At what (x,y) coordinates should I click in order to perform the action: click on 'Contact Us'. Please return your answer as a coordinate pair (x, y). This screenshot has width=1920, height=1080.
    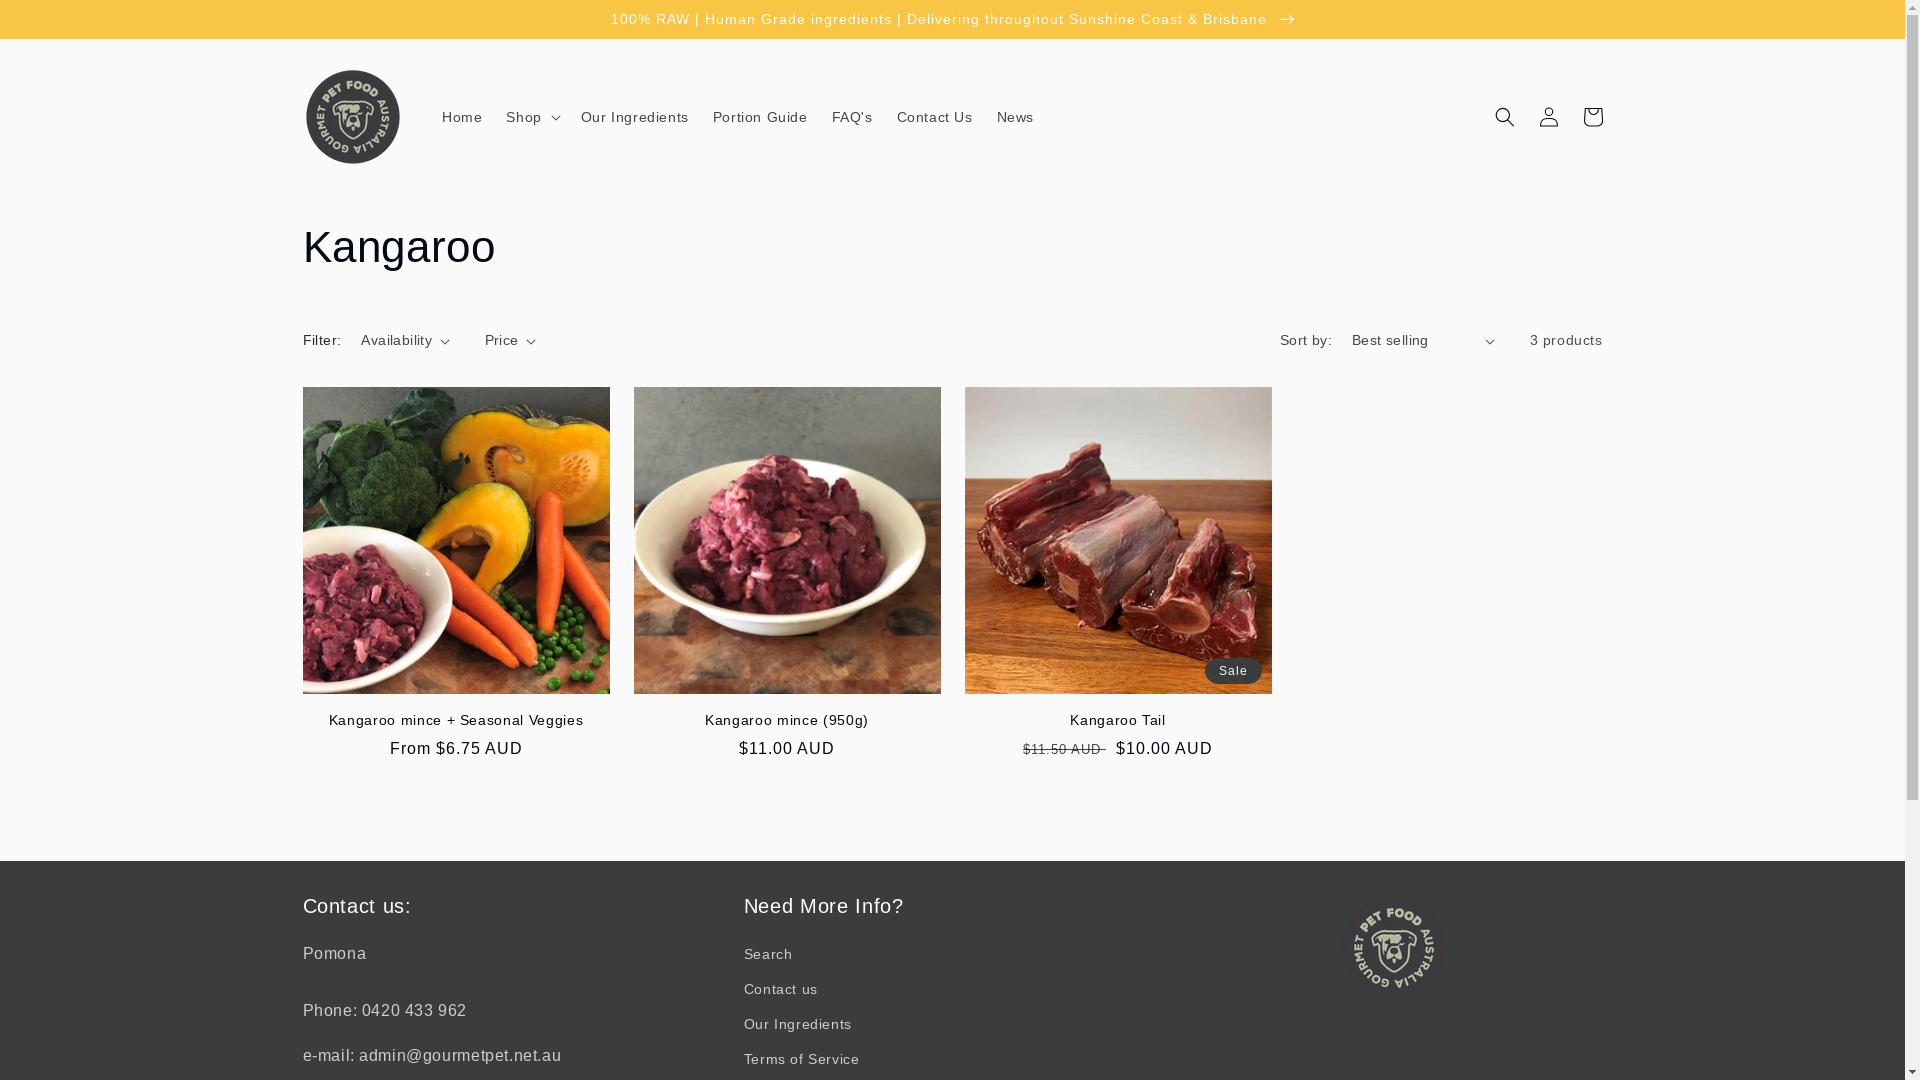
    Looking at the image, I should click on (934, 116).